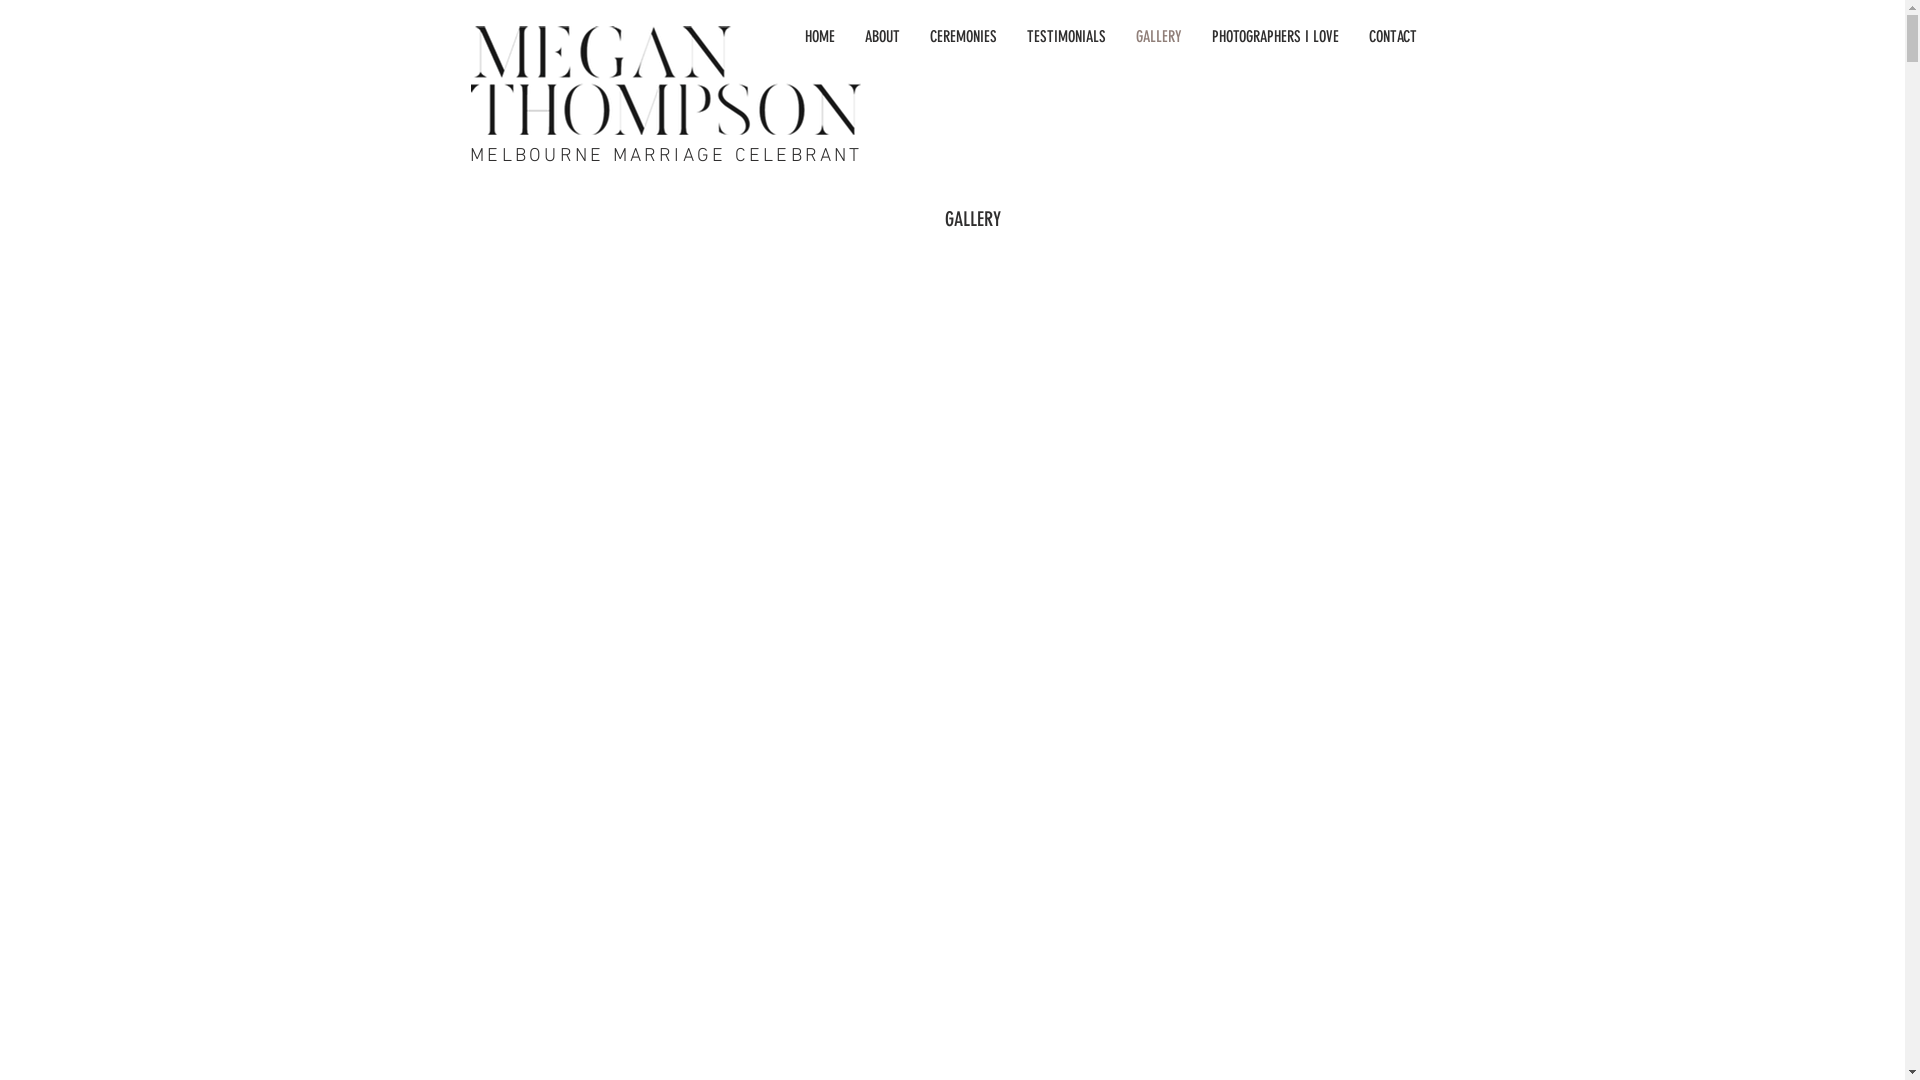 The image size is (1920, 1080). What do you see at coordinates (962, 39) in the screenshot?
I see `'CEREMONIES'` at bounding box center [962, 39].